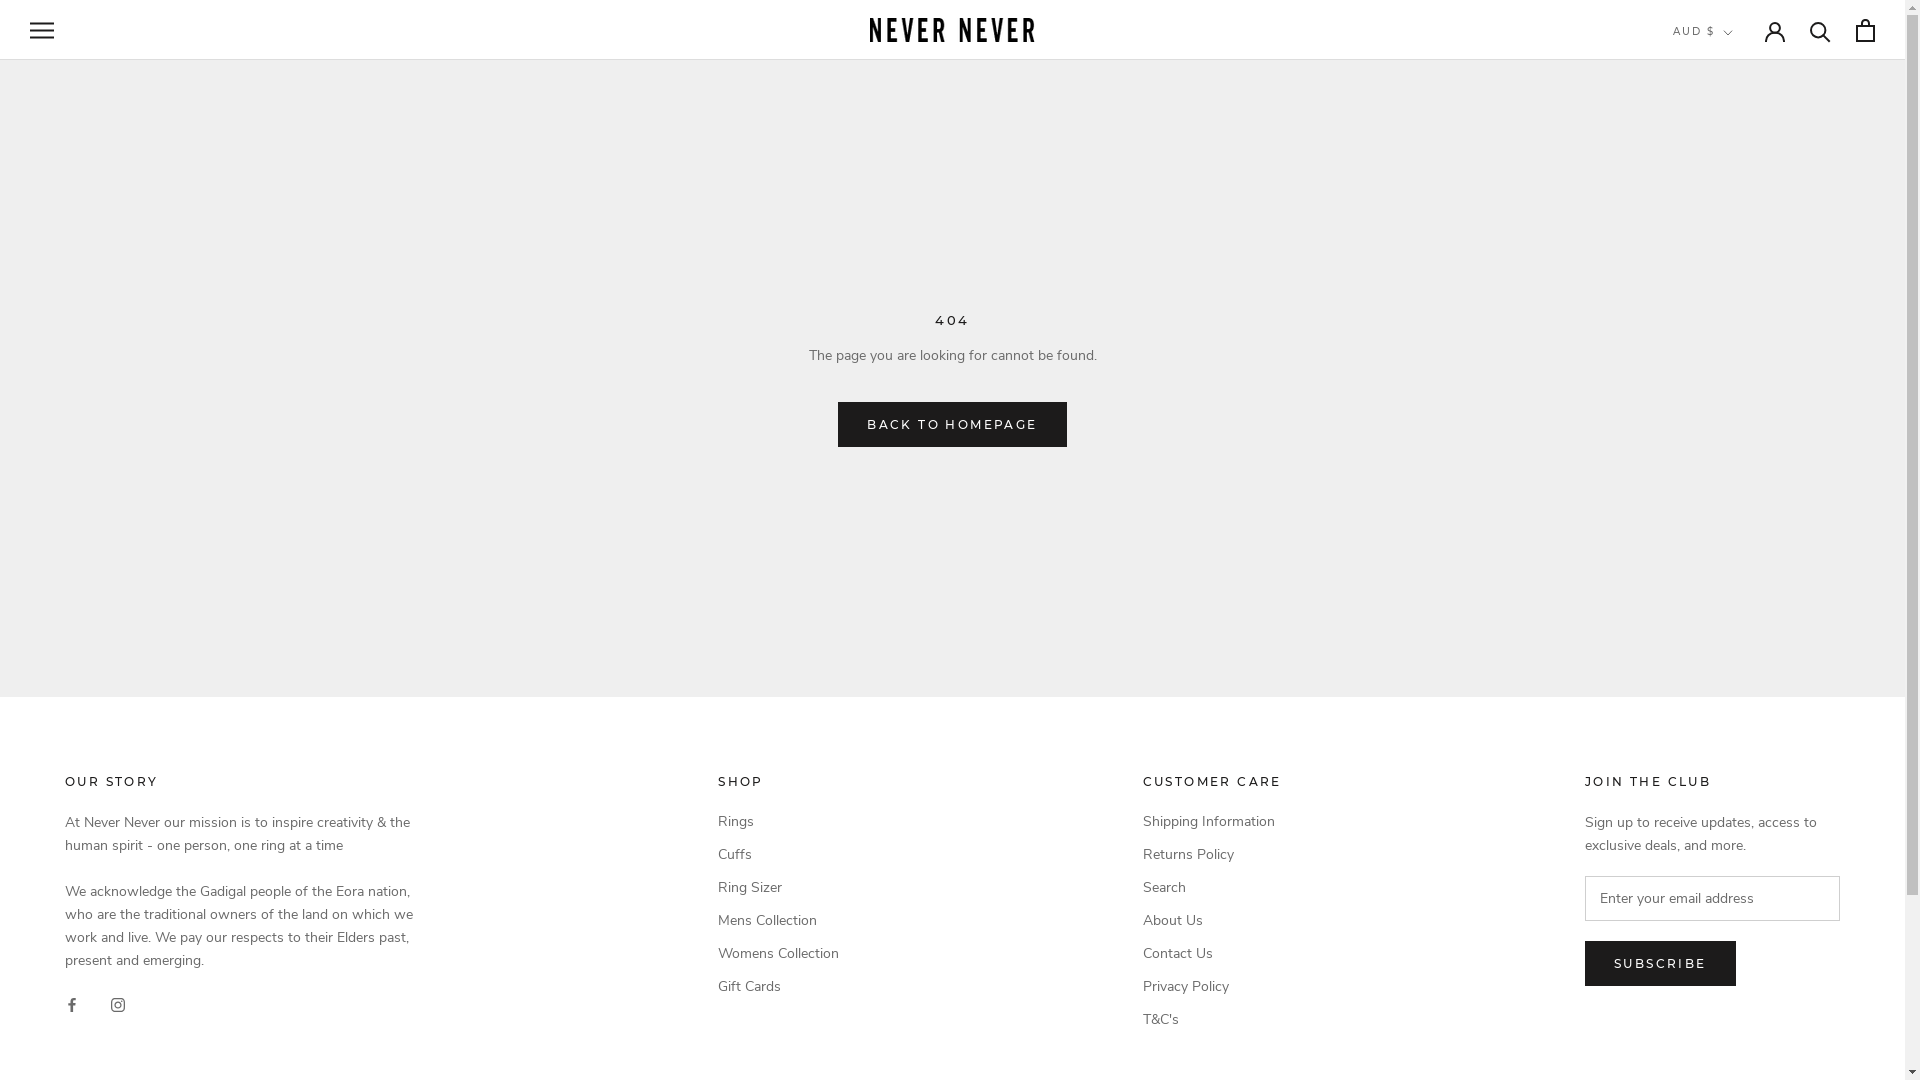 This screenshot has height=1080, width=1920. What do you see at coordinates (777, 821) in the screenshot?
I see `'Rings'` at bounding box center [777, 821].